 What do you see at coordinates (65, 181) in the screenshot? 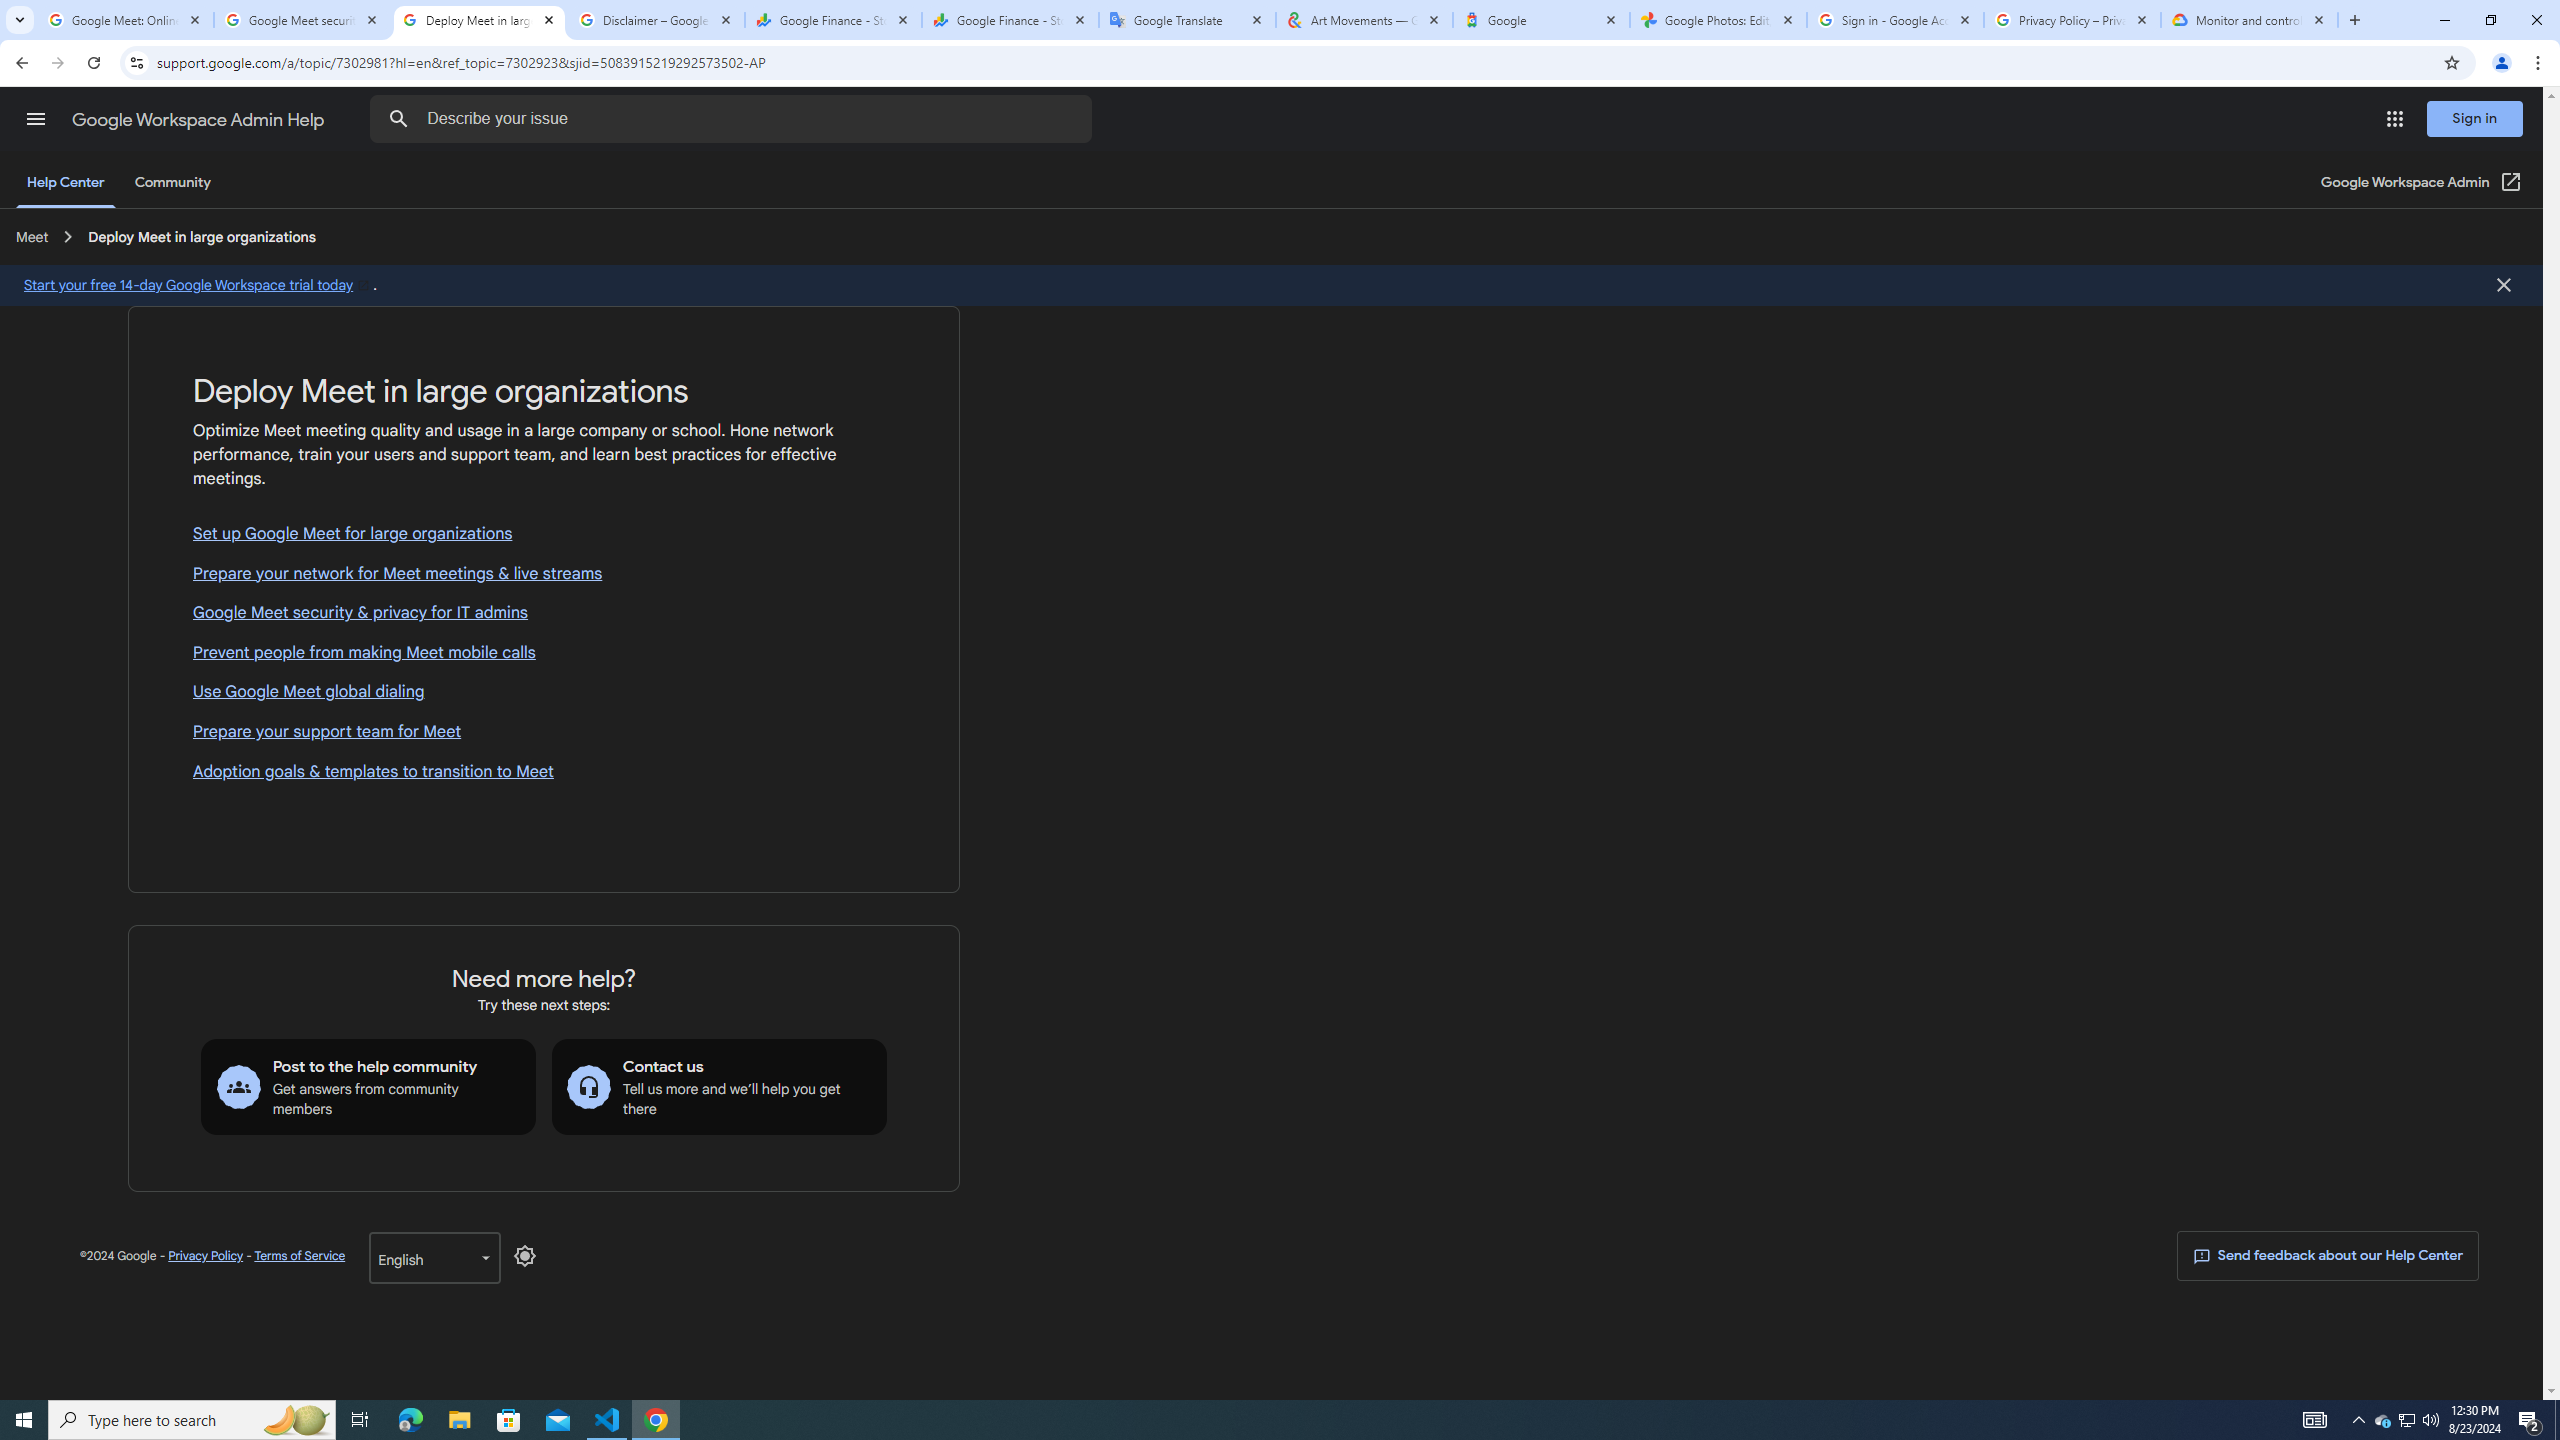
I see `'Help Center'` at bounding box center [65, 181].